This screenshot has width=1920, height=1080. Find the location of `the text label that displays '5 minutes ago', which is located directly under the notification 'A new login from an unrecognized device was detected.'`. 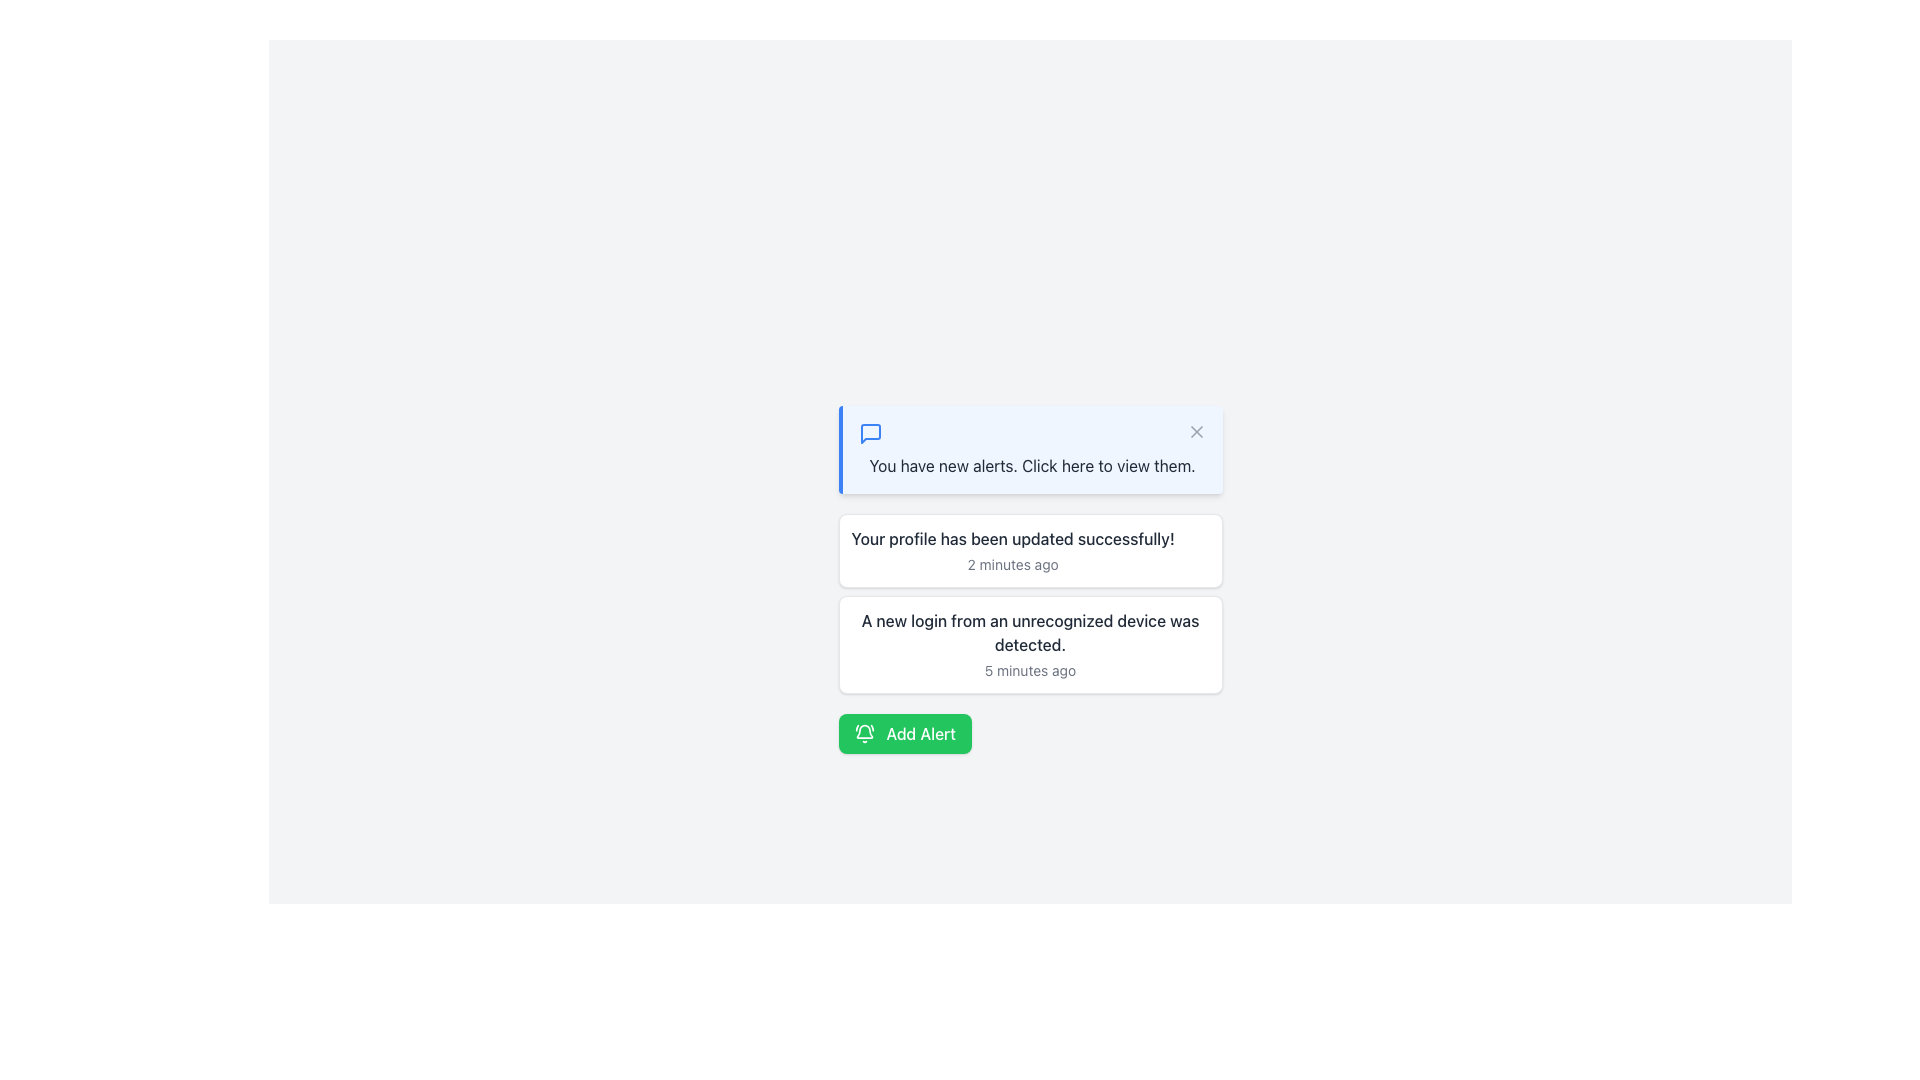

the text label that displays '5 minutes ago', which is located directly under the notification 'A new login from an unrecognized device was detected.' is located at coordinates (1030, 671).